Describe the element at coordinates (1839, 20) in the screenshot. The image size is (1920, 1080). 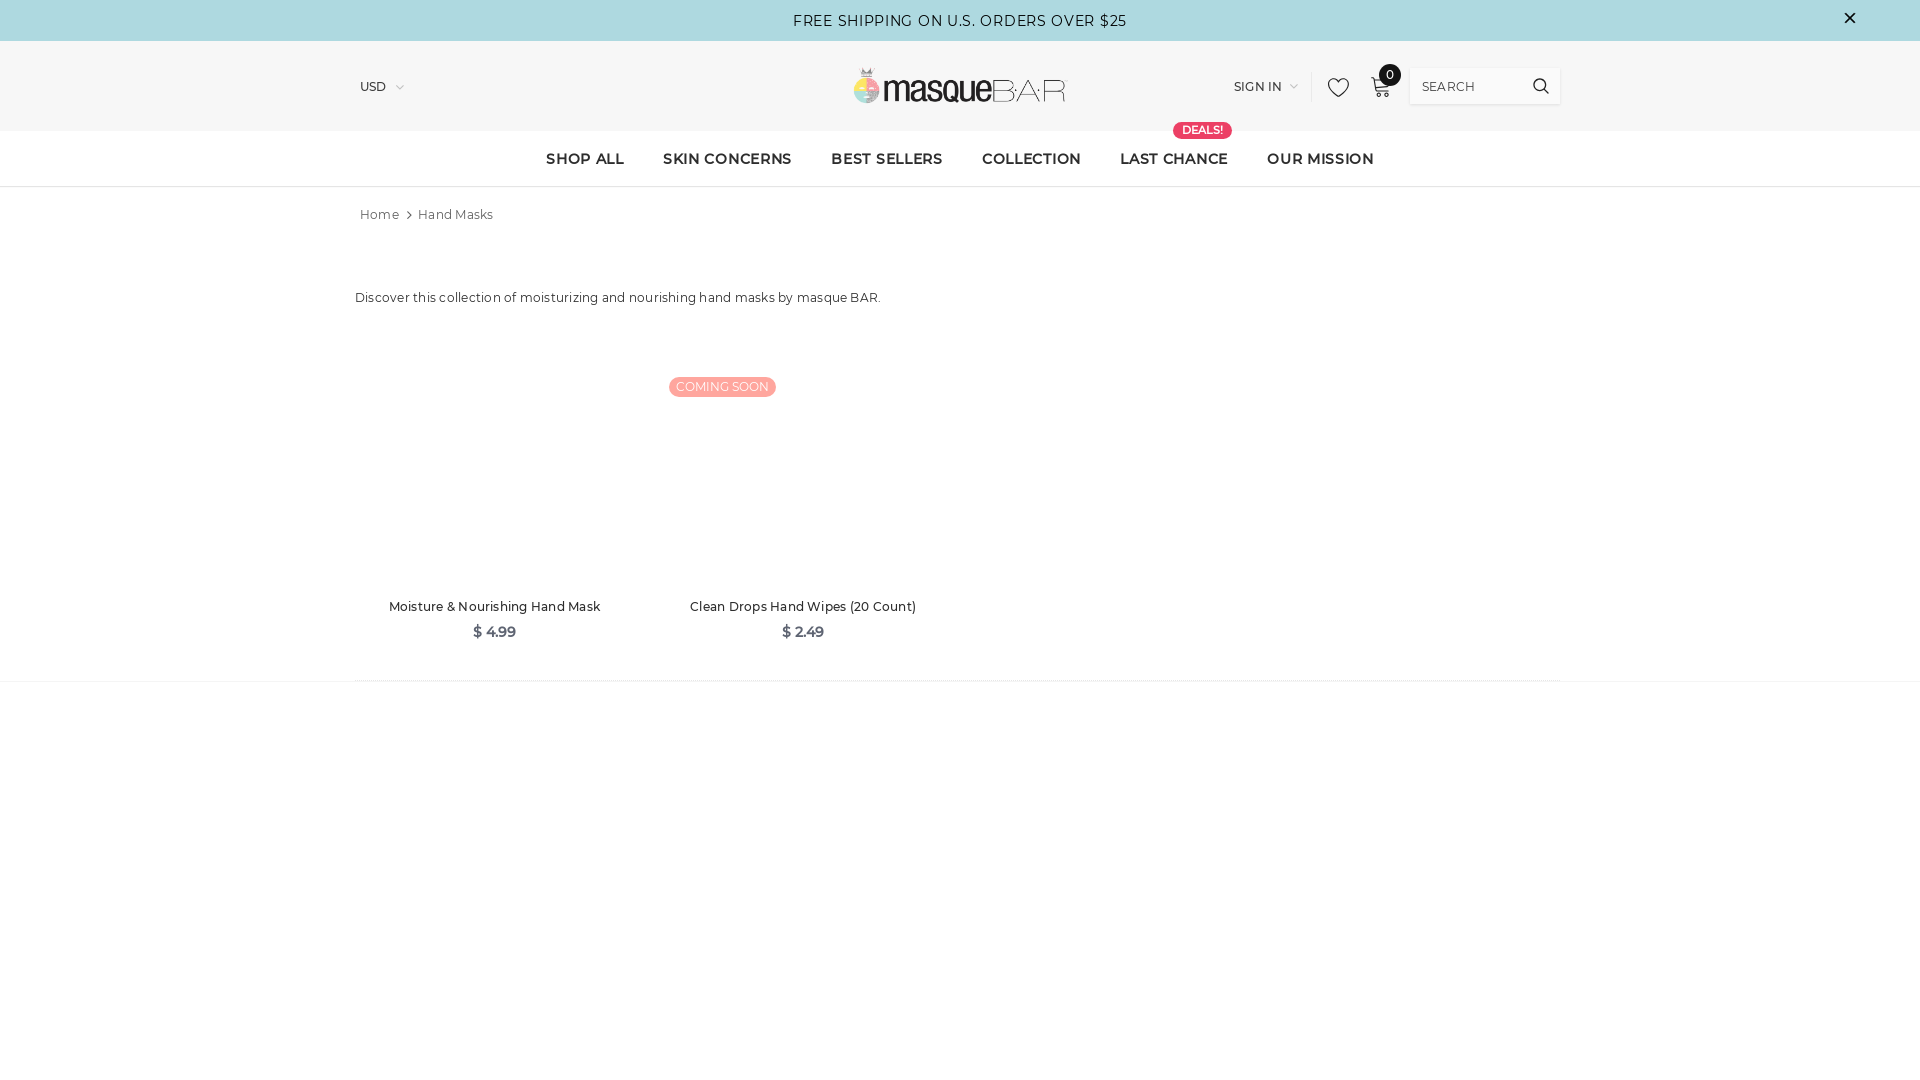
I see `'close'` at that location.